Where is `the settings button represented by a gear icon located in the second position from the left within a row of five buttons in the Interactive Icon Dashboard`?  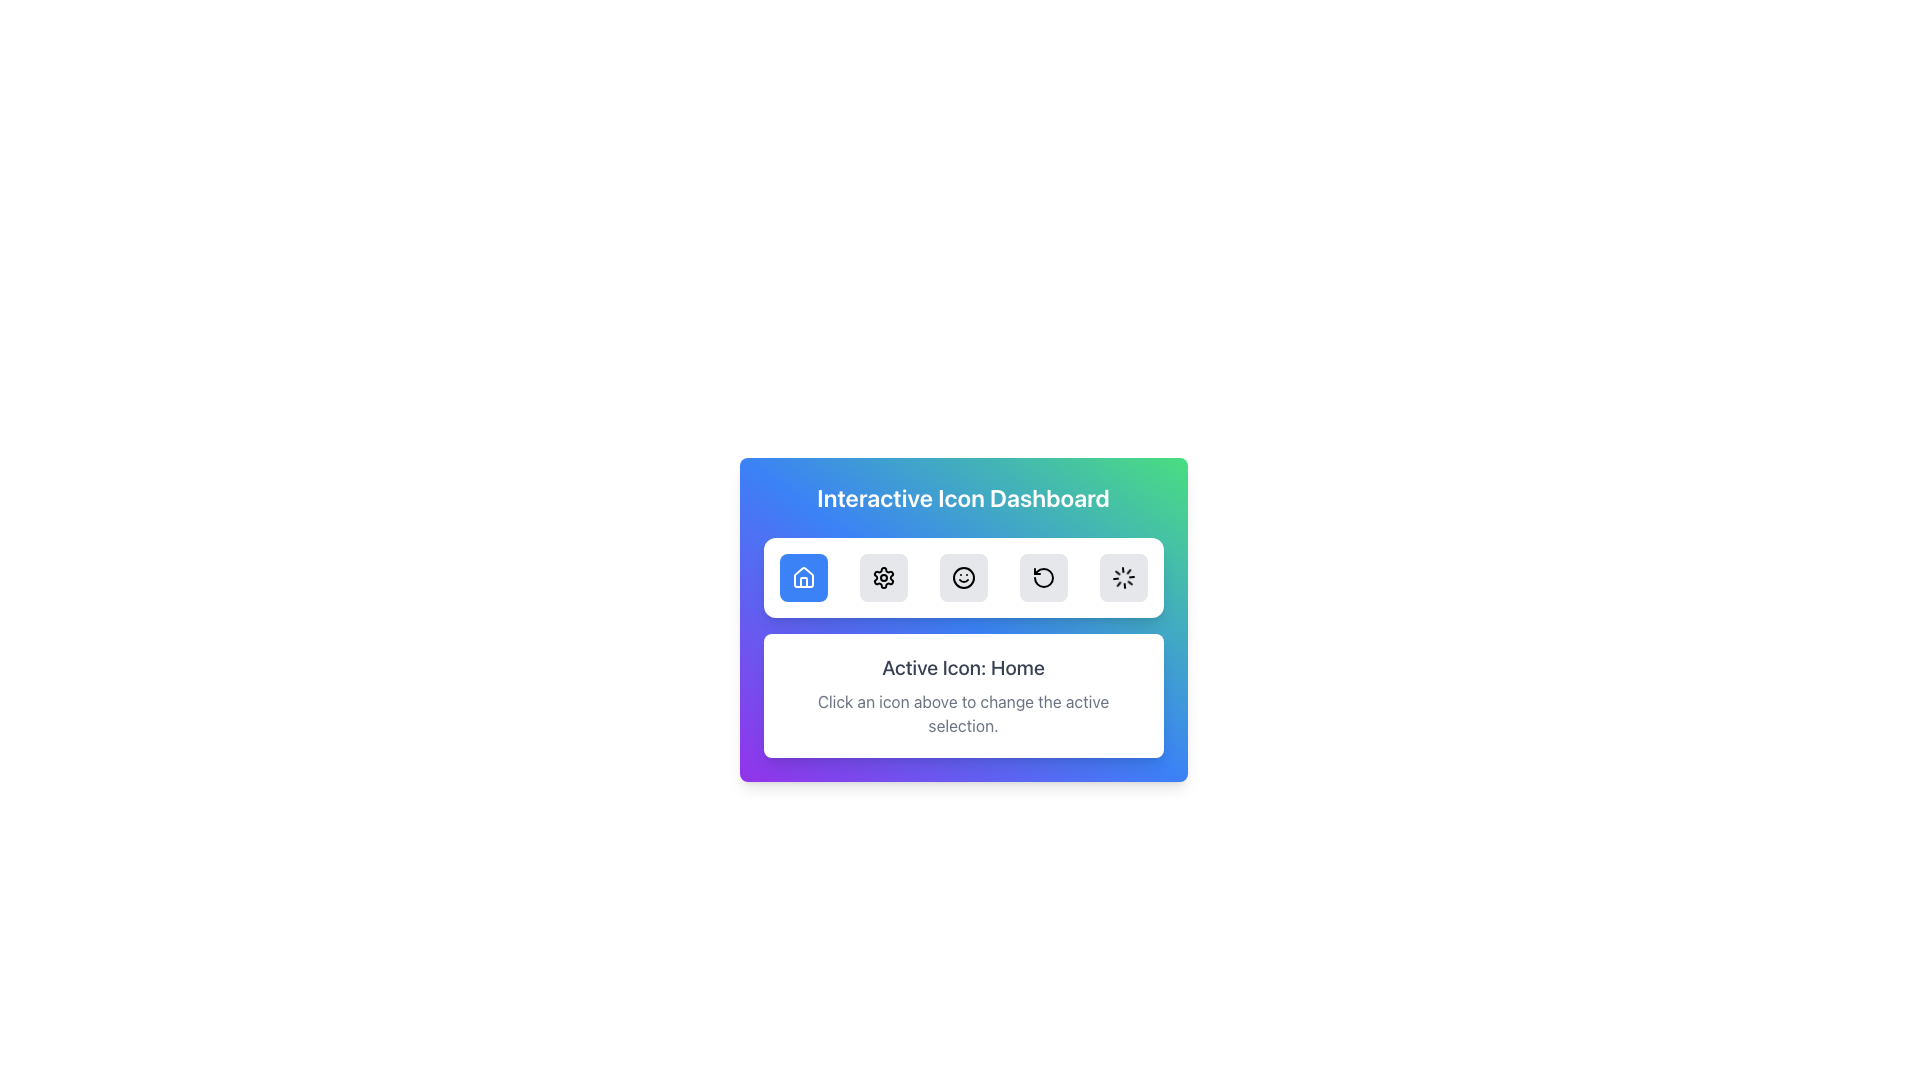 the settings button represented by a gear icon located in the second position from the left within a row of five buttons in the Interactive Icon Dashboard is located at coordinates (882, 578).